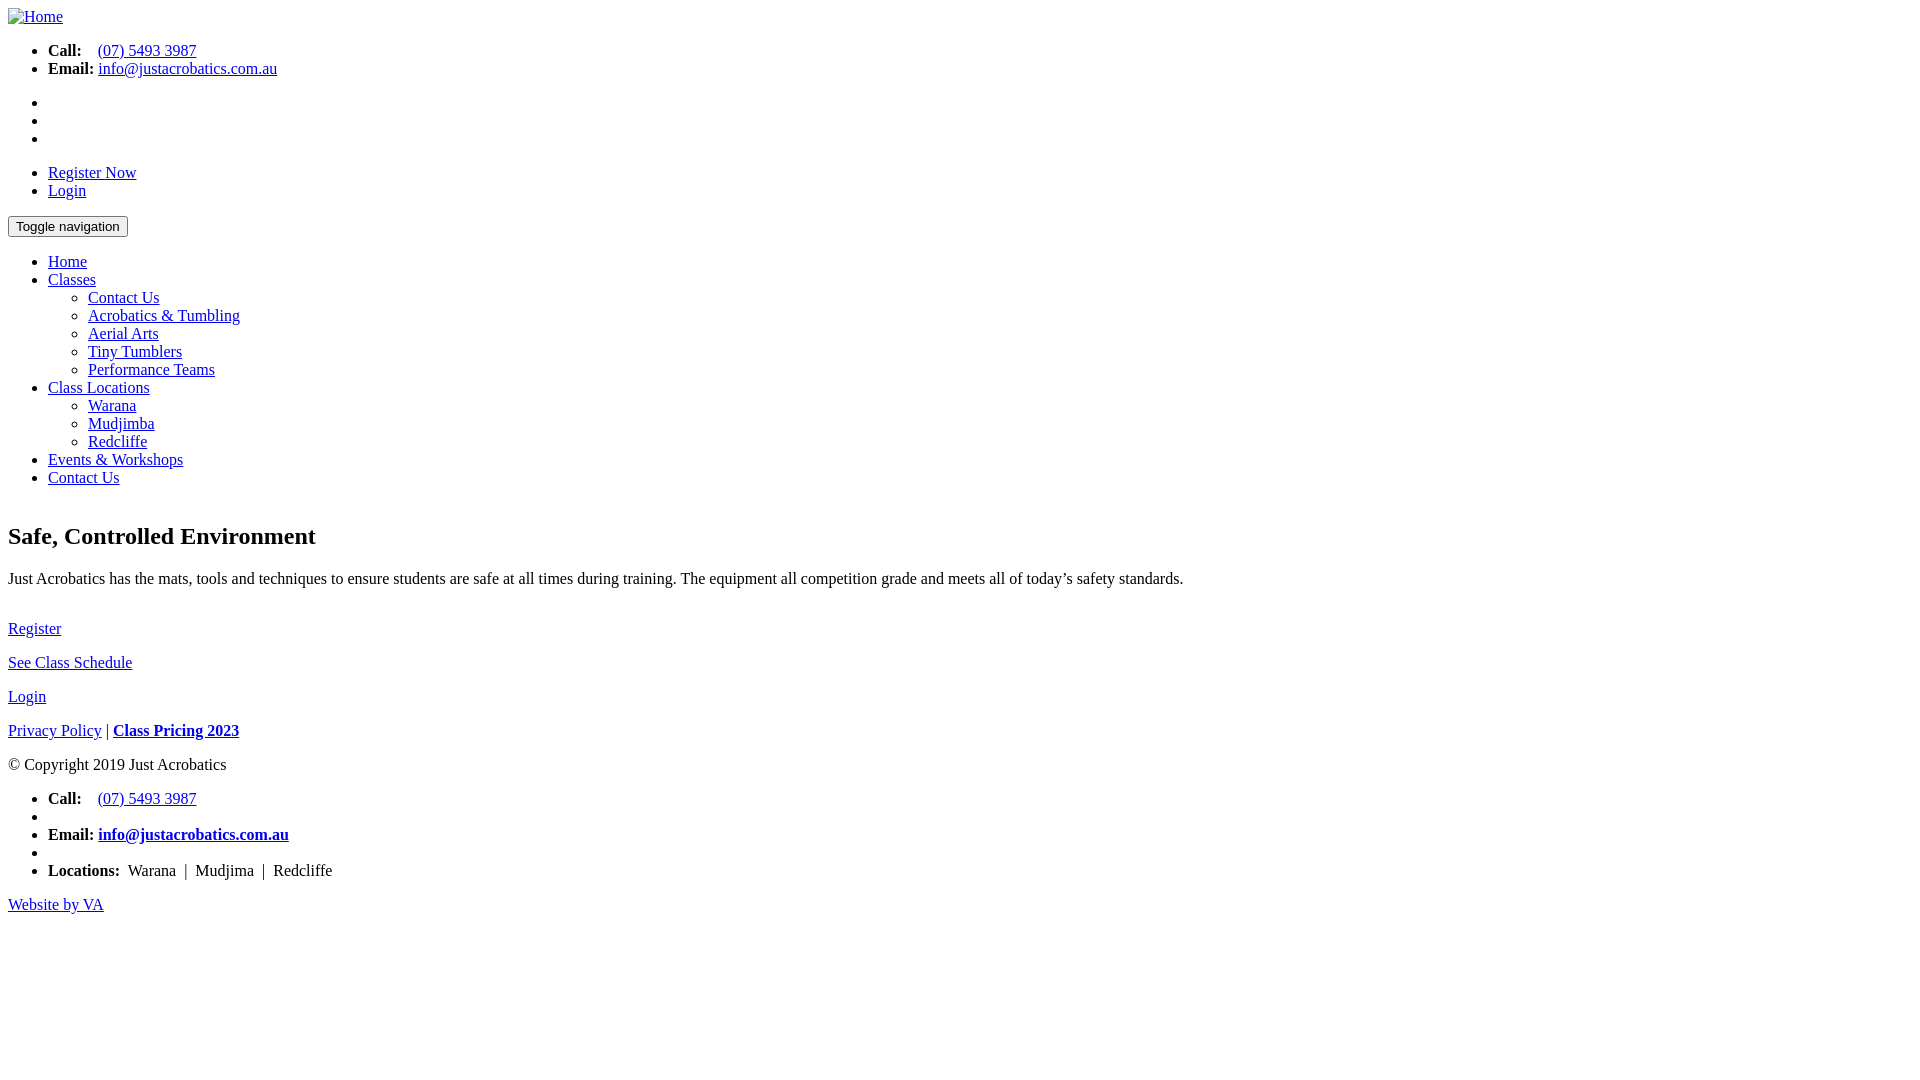  What do you see at coordinates (67, 190) in the screenshot?
I see `'Login'` at bounding box center [67, 190].